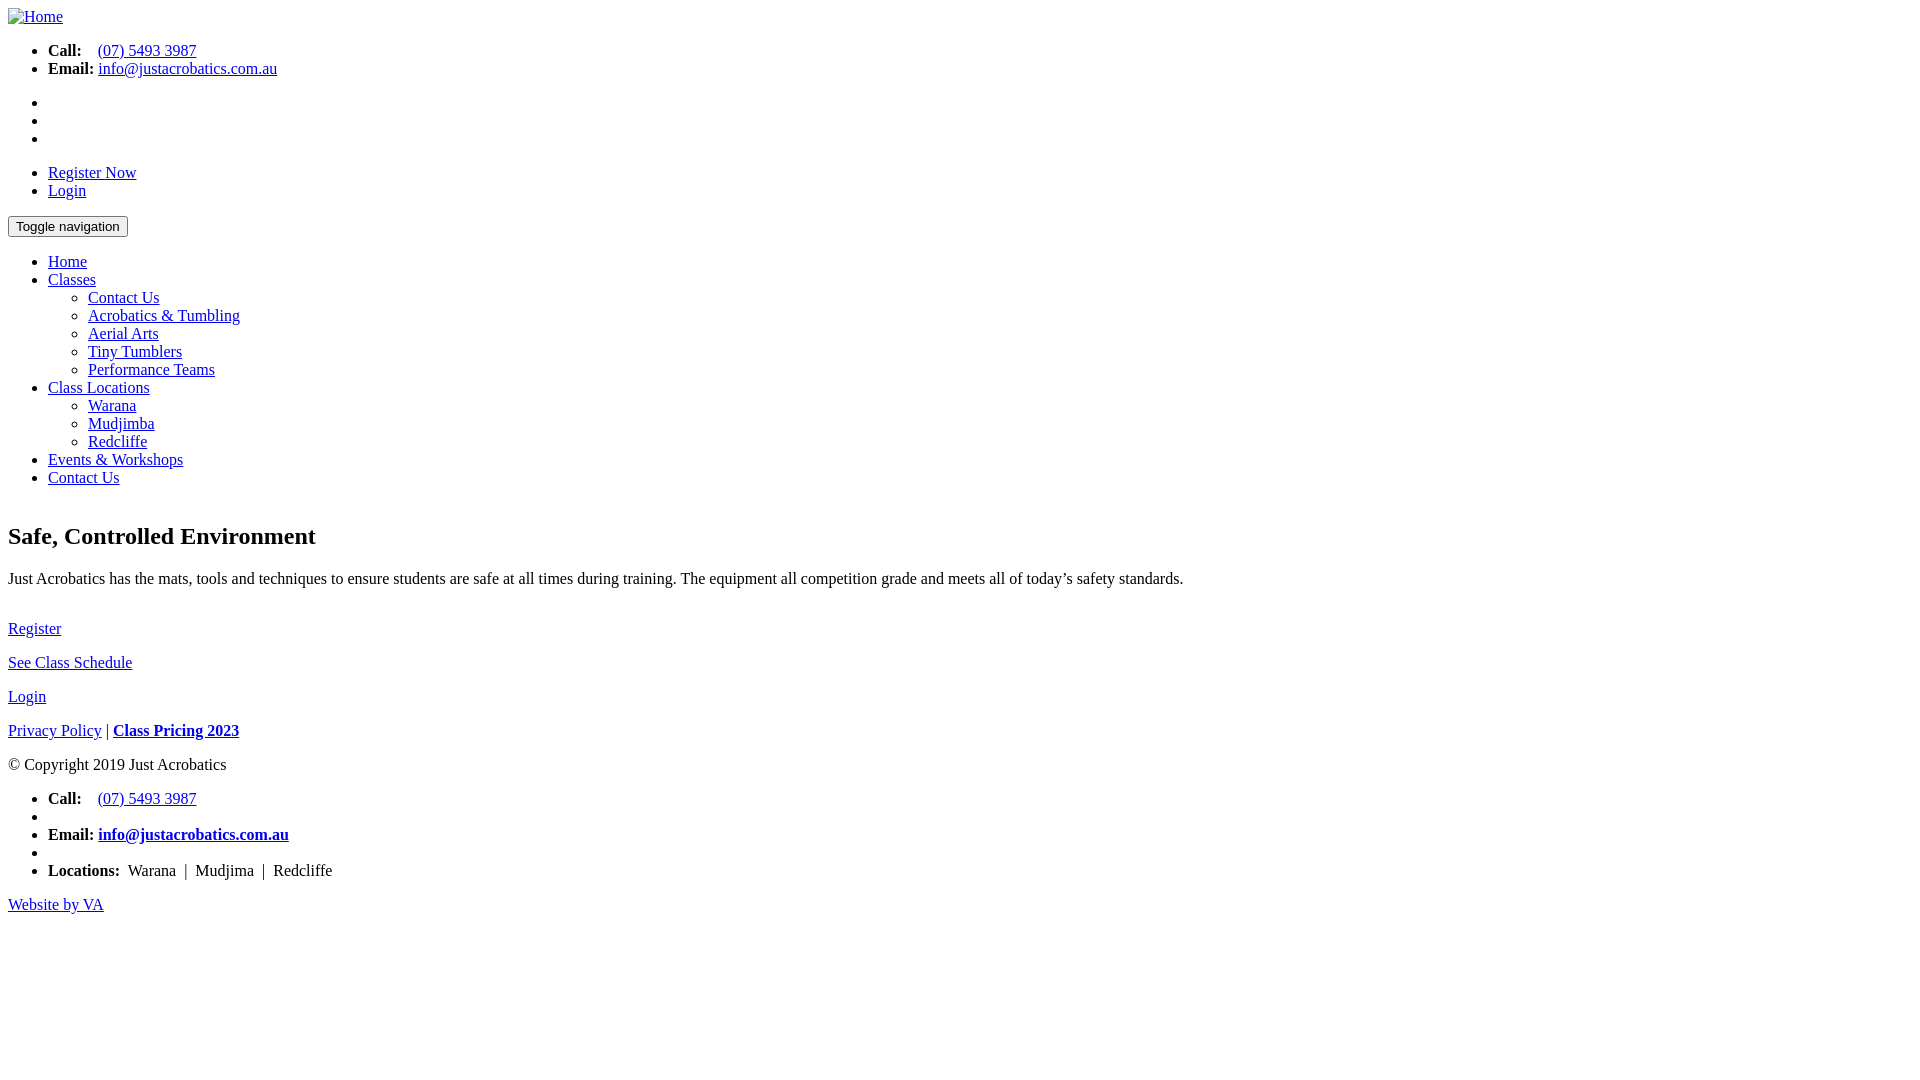  What do you see at coordinates (67, 190) in the screenshot?
I see `'Login'` at bounding box center [67, 190].